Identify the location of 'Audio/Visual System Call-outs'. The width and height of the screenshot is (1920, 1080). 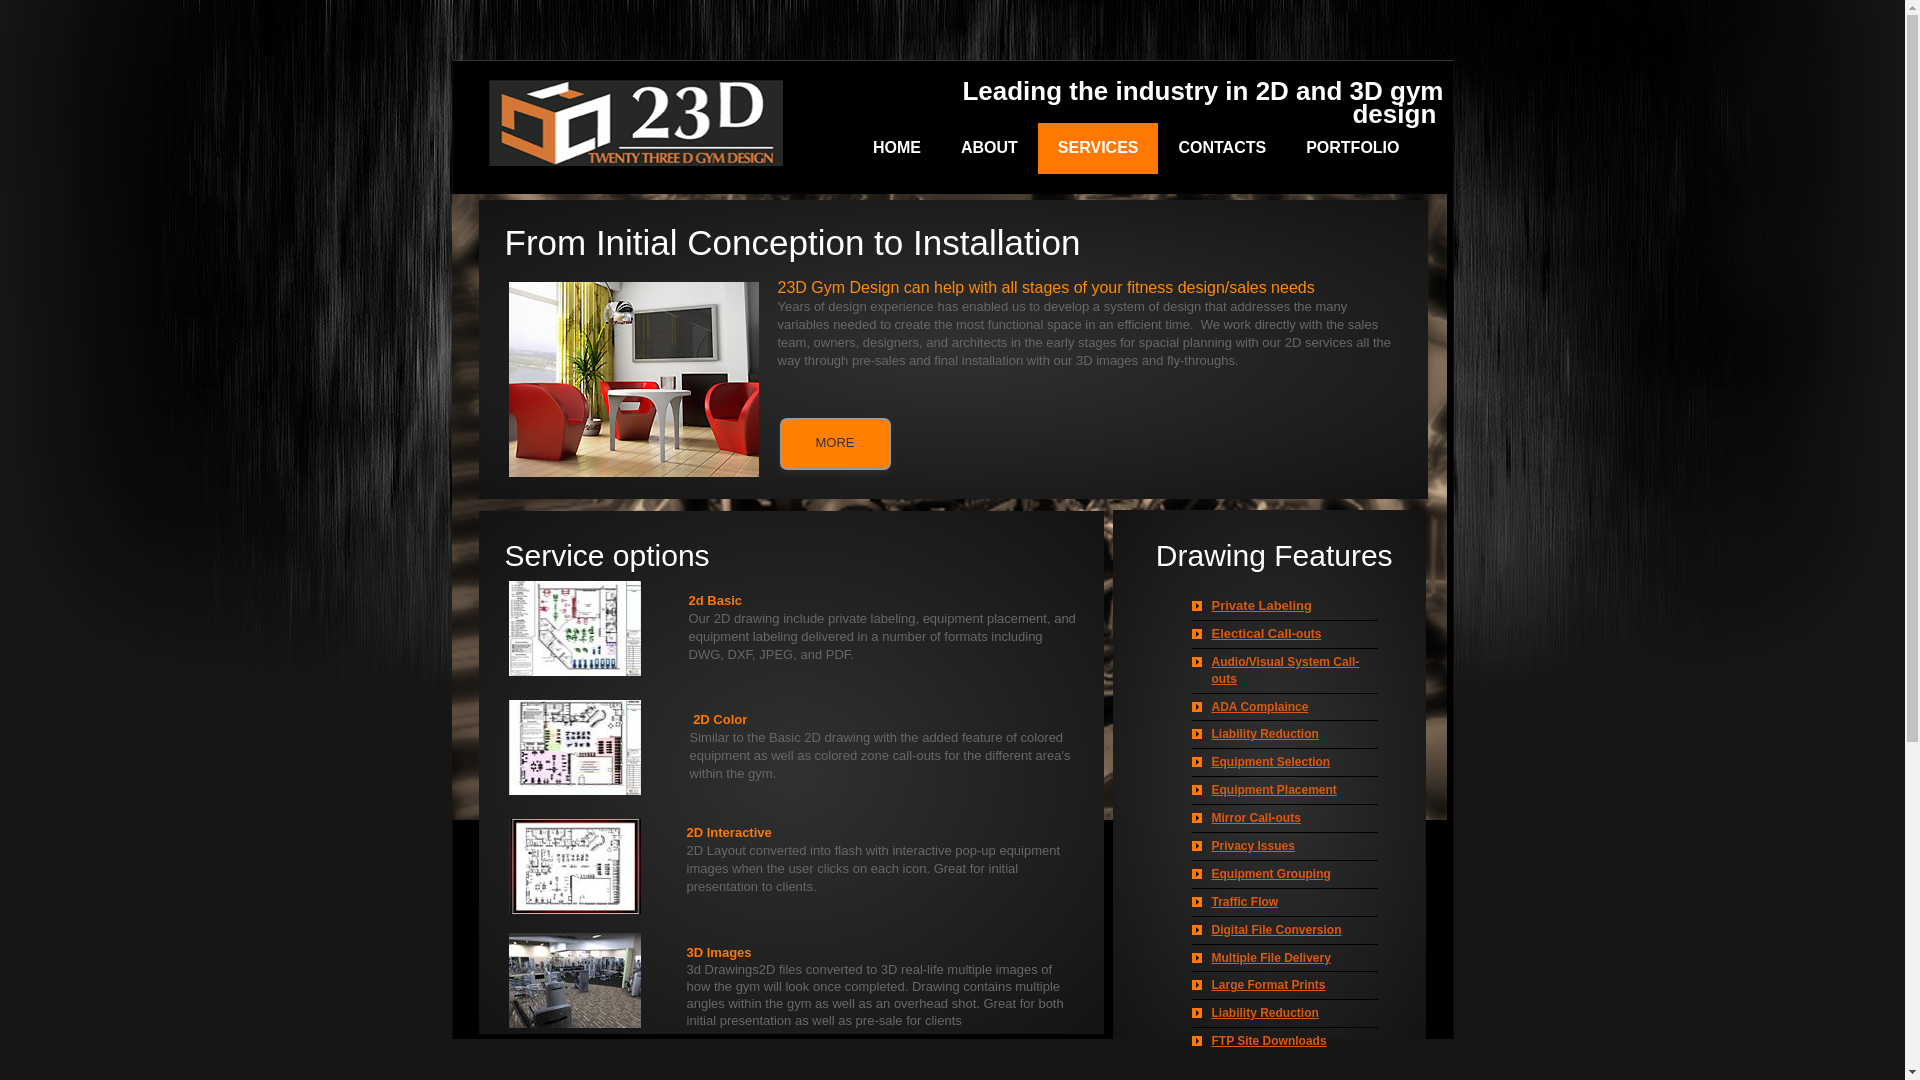
(1286, 670).